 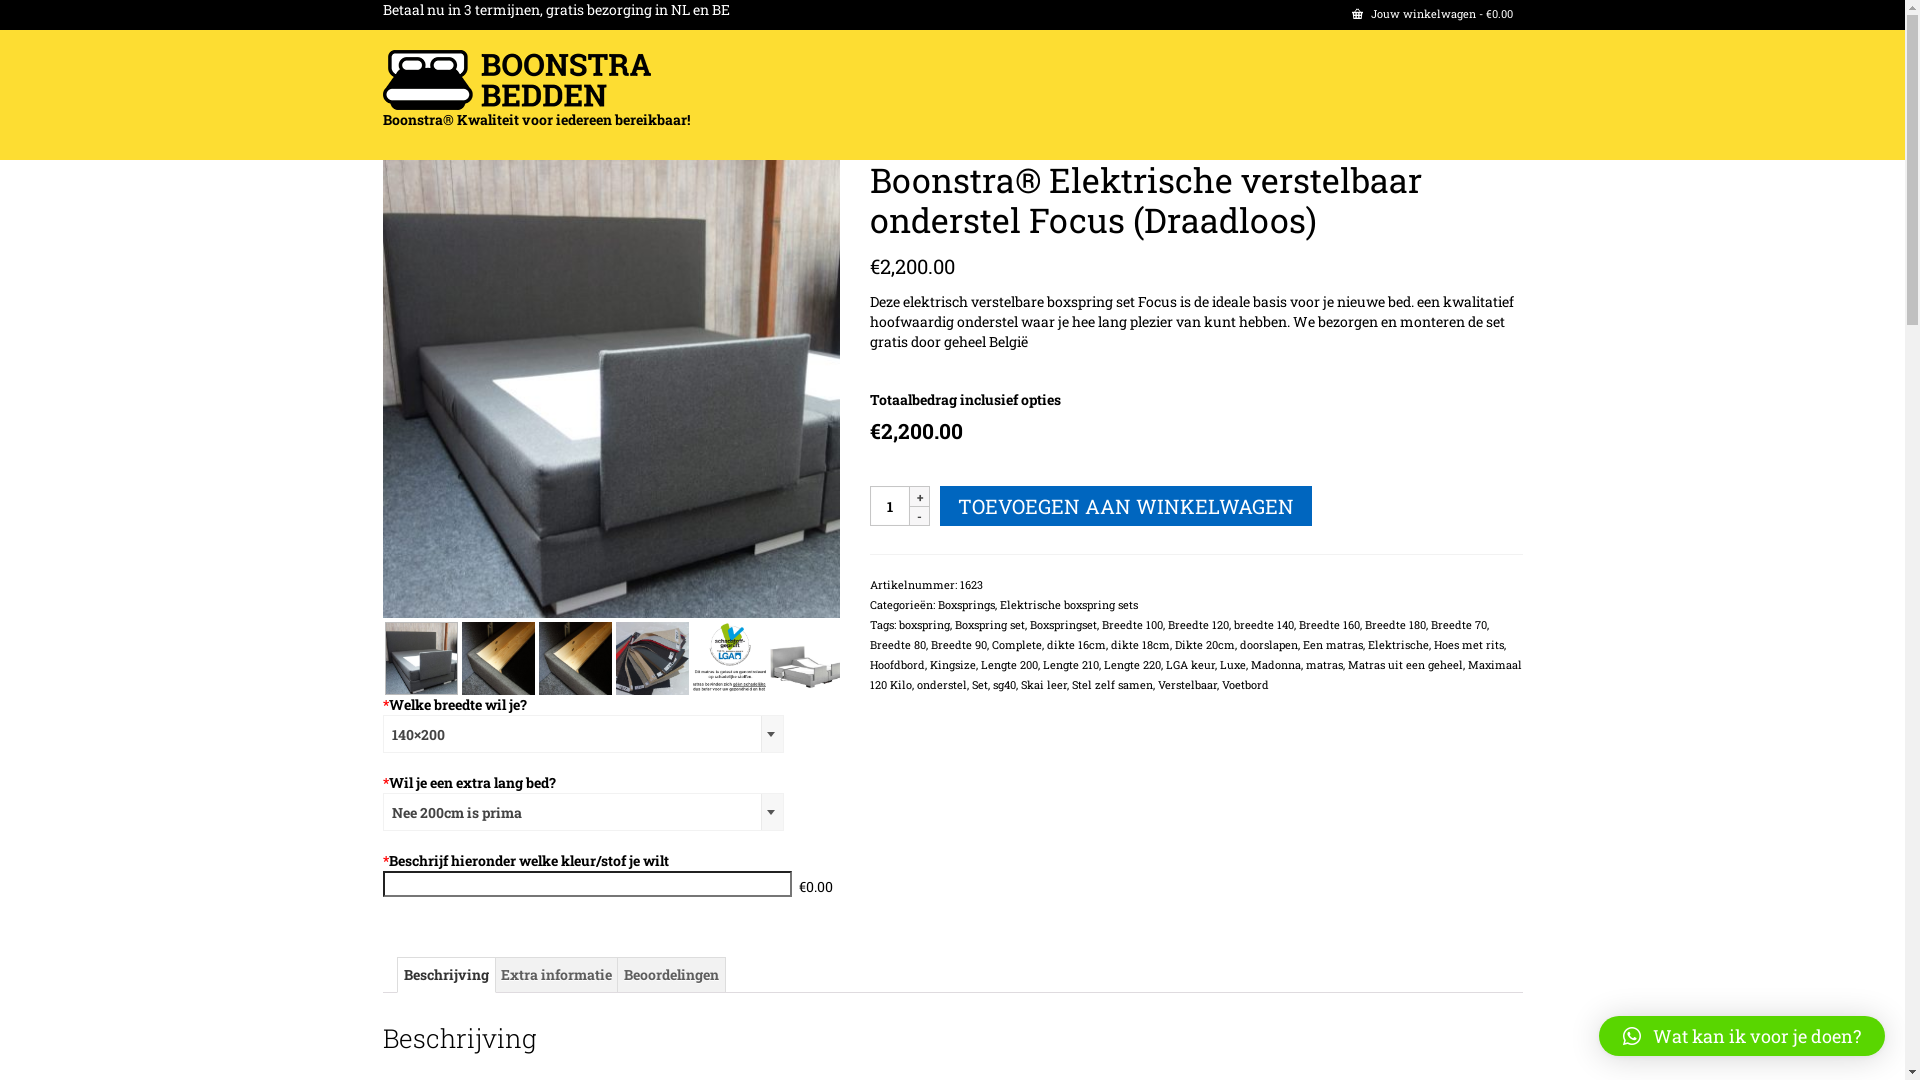 I want to click on 'Extra informatie', so click(x=555, y=974).